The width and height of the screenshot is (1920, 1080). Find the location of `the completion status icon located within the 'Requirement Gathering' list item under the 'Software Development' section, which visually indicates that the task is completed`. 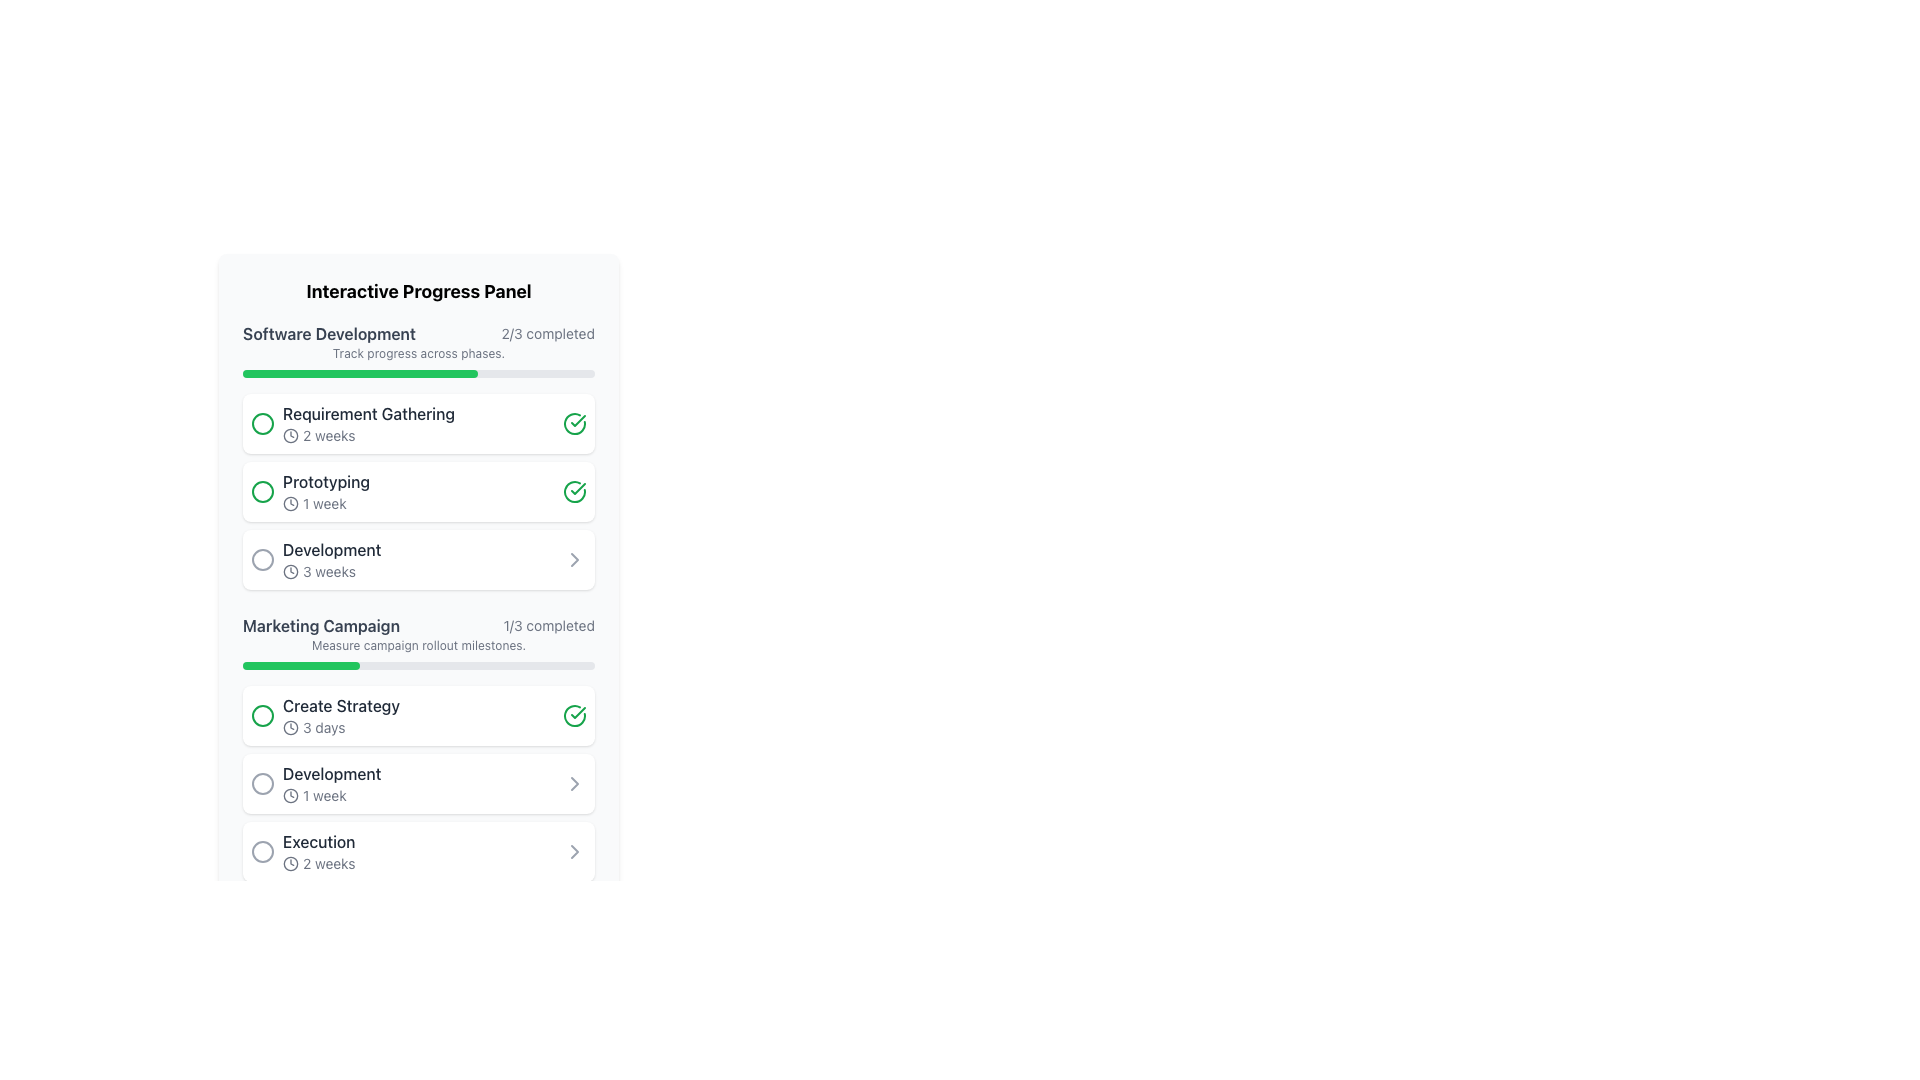

the completion status icon located within the 'Requirement Gathering' list item under the 'Software Development' section, which visually indicates that the task is completed is located at coordinates (574, 715).